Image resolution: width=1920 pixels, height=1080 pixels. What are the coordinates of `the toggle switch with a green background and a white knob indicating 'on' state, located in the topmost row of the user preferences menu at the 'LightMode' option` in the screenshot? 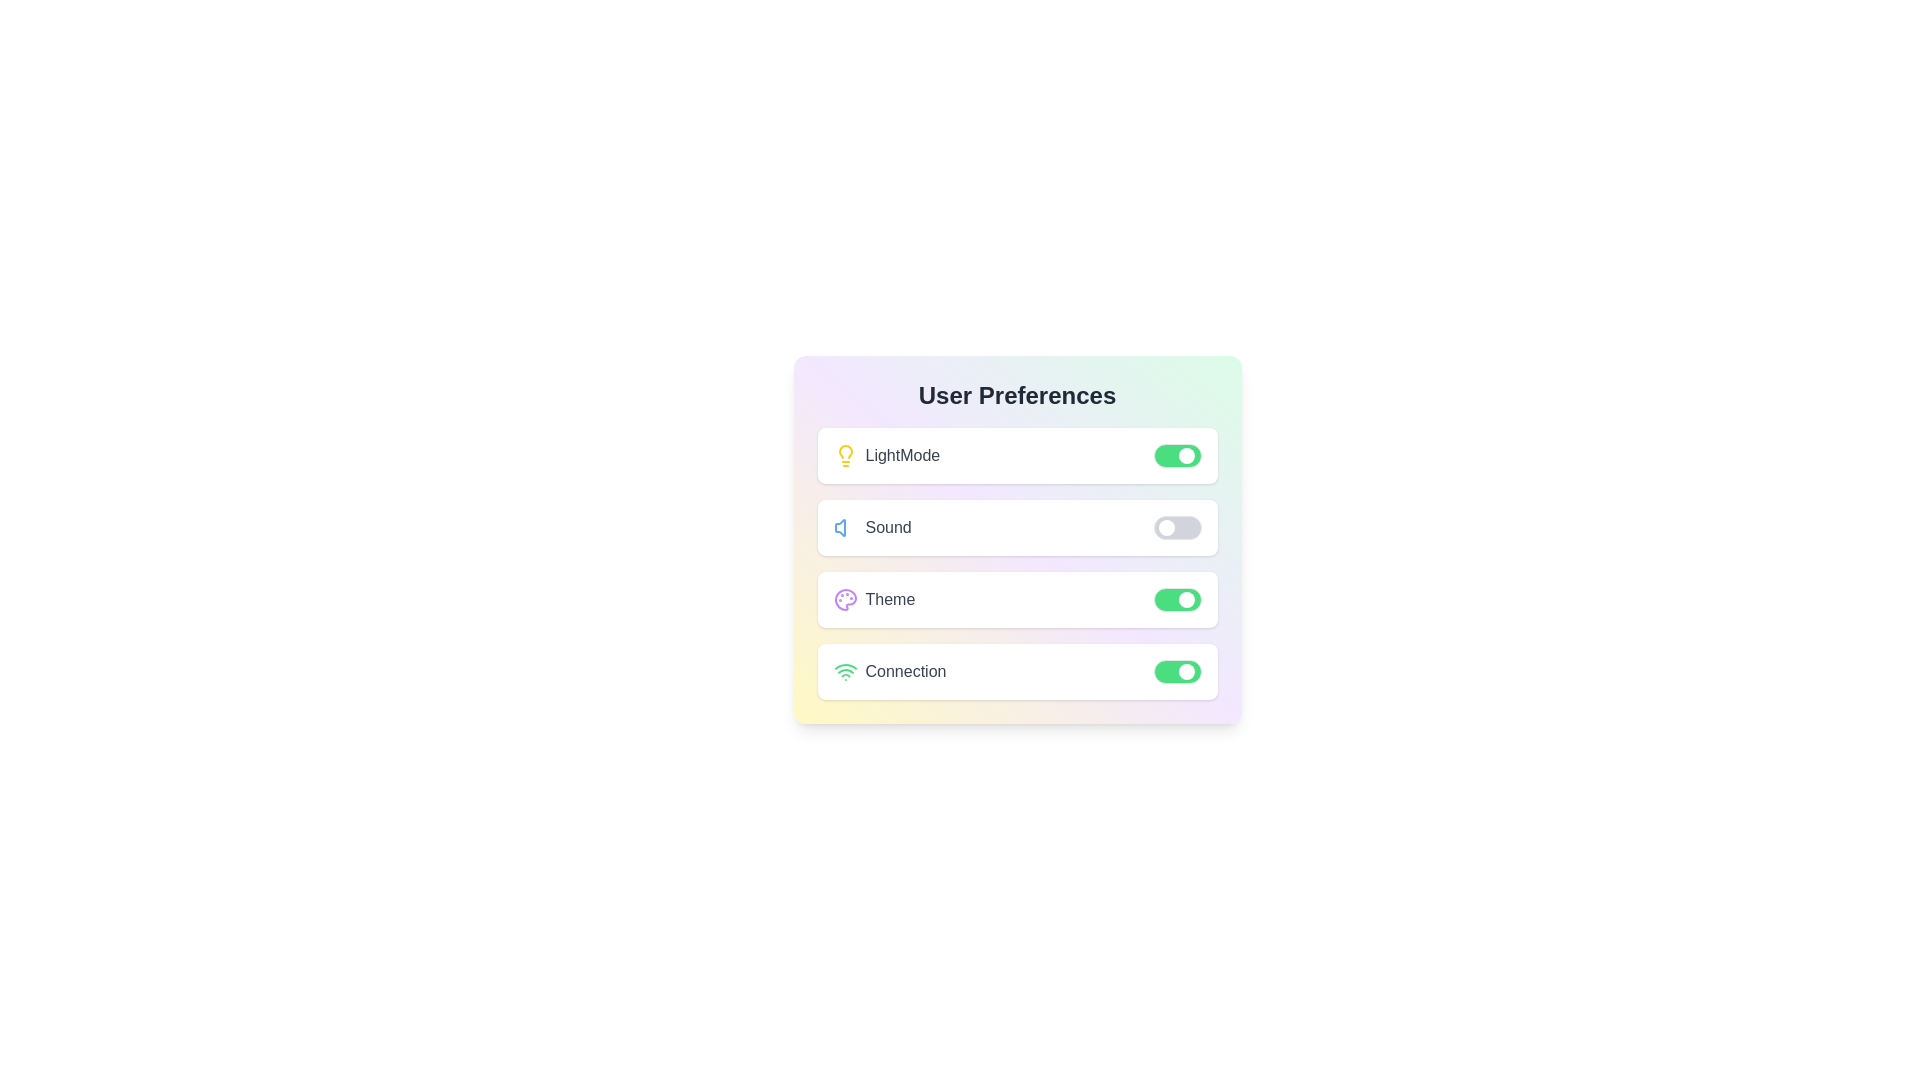 It's located at (1177, 455).